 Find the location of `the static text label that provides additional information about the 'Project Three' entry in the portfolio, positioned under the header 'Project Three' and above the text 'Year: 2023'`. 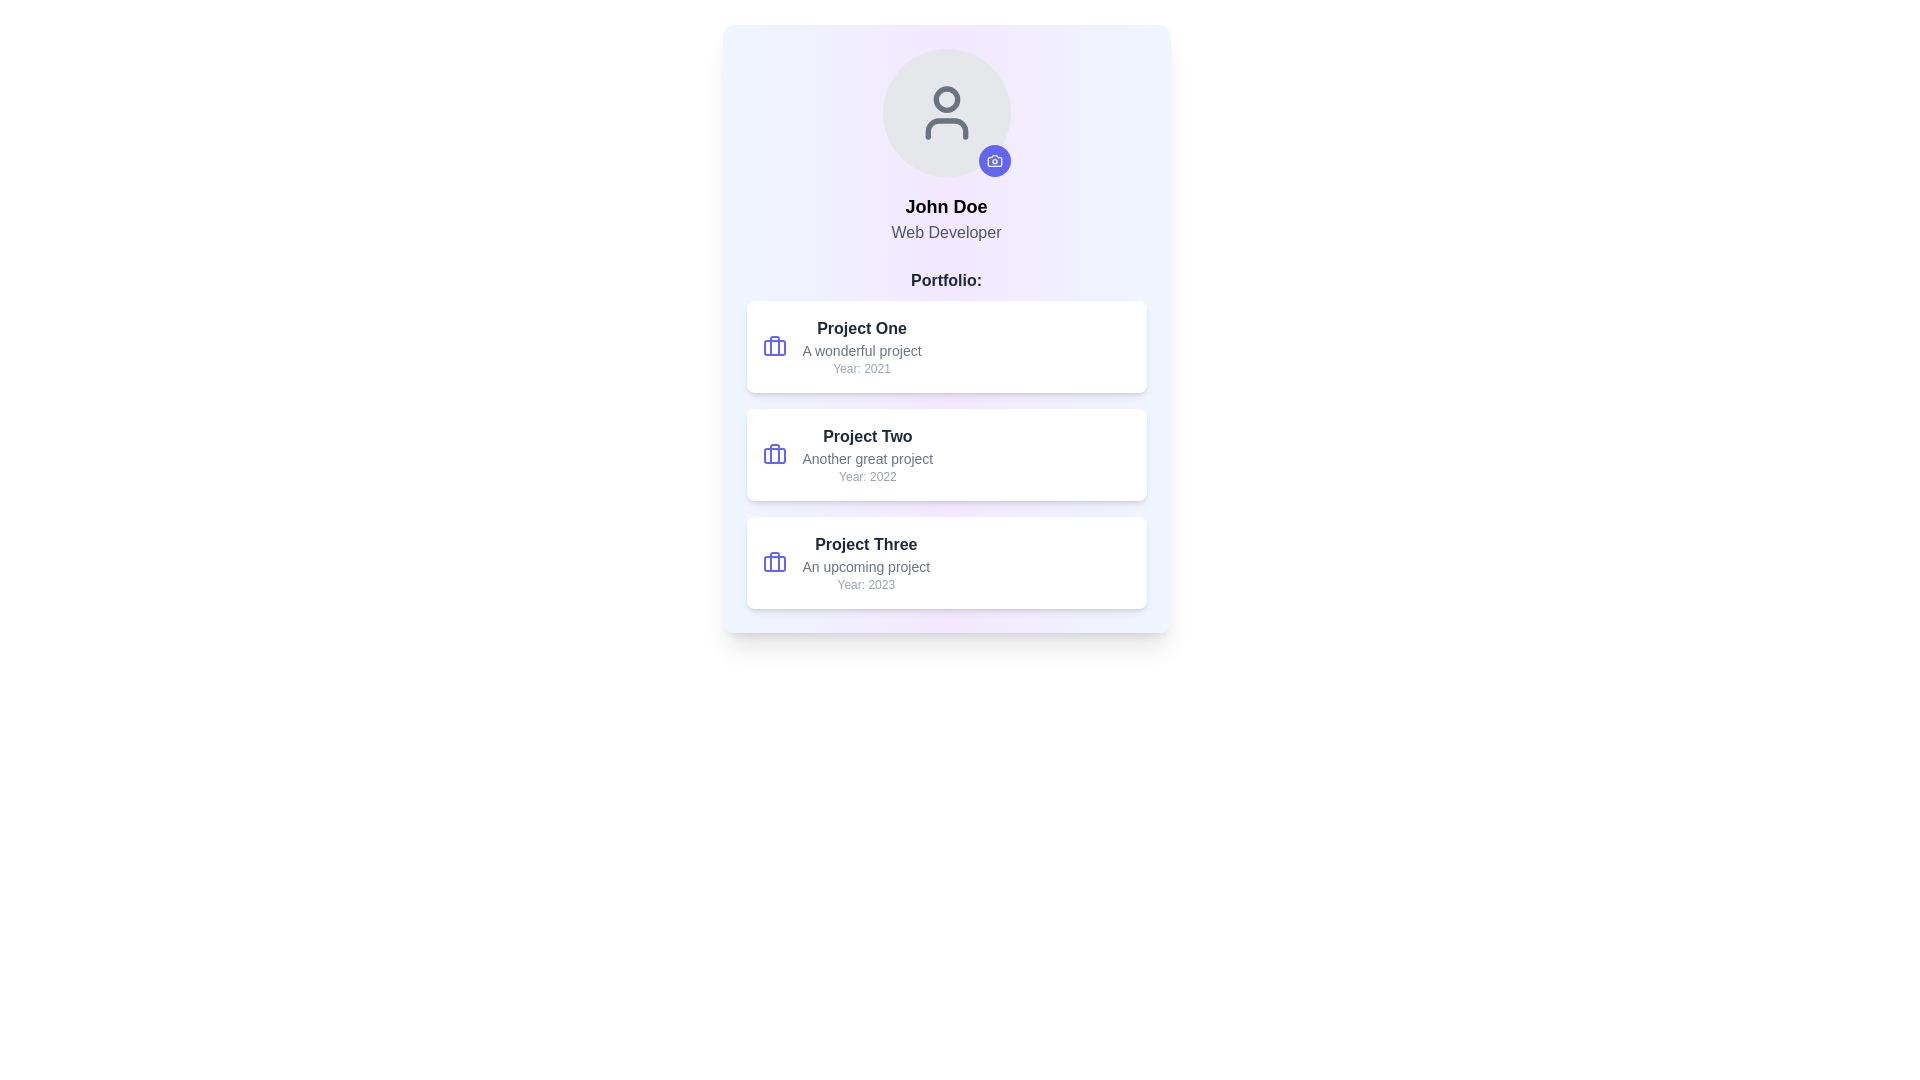

the static text label that provides additional information about the 'Project Three' entry in the portfolio, positioned under the header 'Project Three' and above the text 'Year: 2023' is located at coordinates (866, 567).